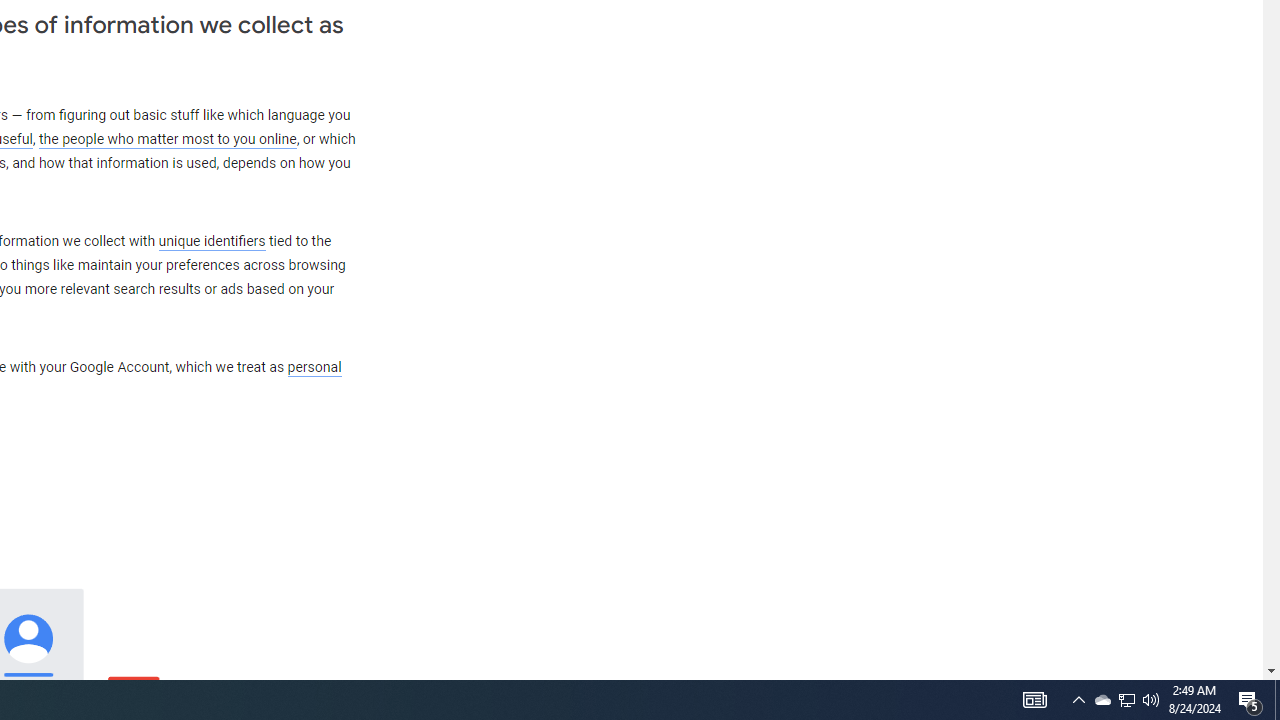 Image resolution: width=1280 pixels, height=720 pixels. What do you see at coordinates (1034, 698) in the screenshot?
I see `'AutomationID: 4105'` at bounding box center [1034, 698].